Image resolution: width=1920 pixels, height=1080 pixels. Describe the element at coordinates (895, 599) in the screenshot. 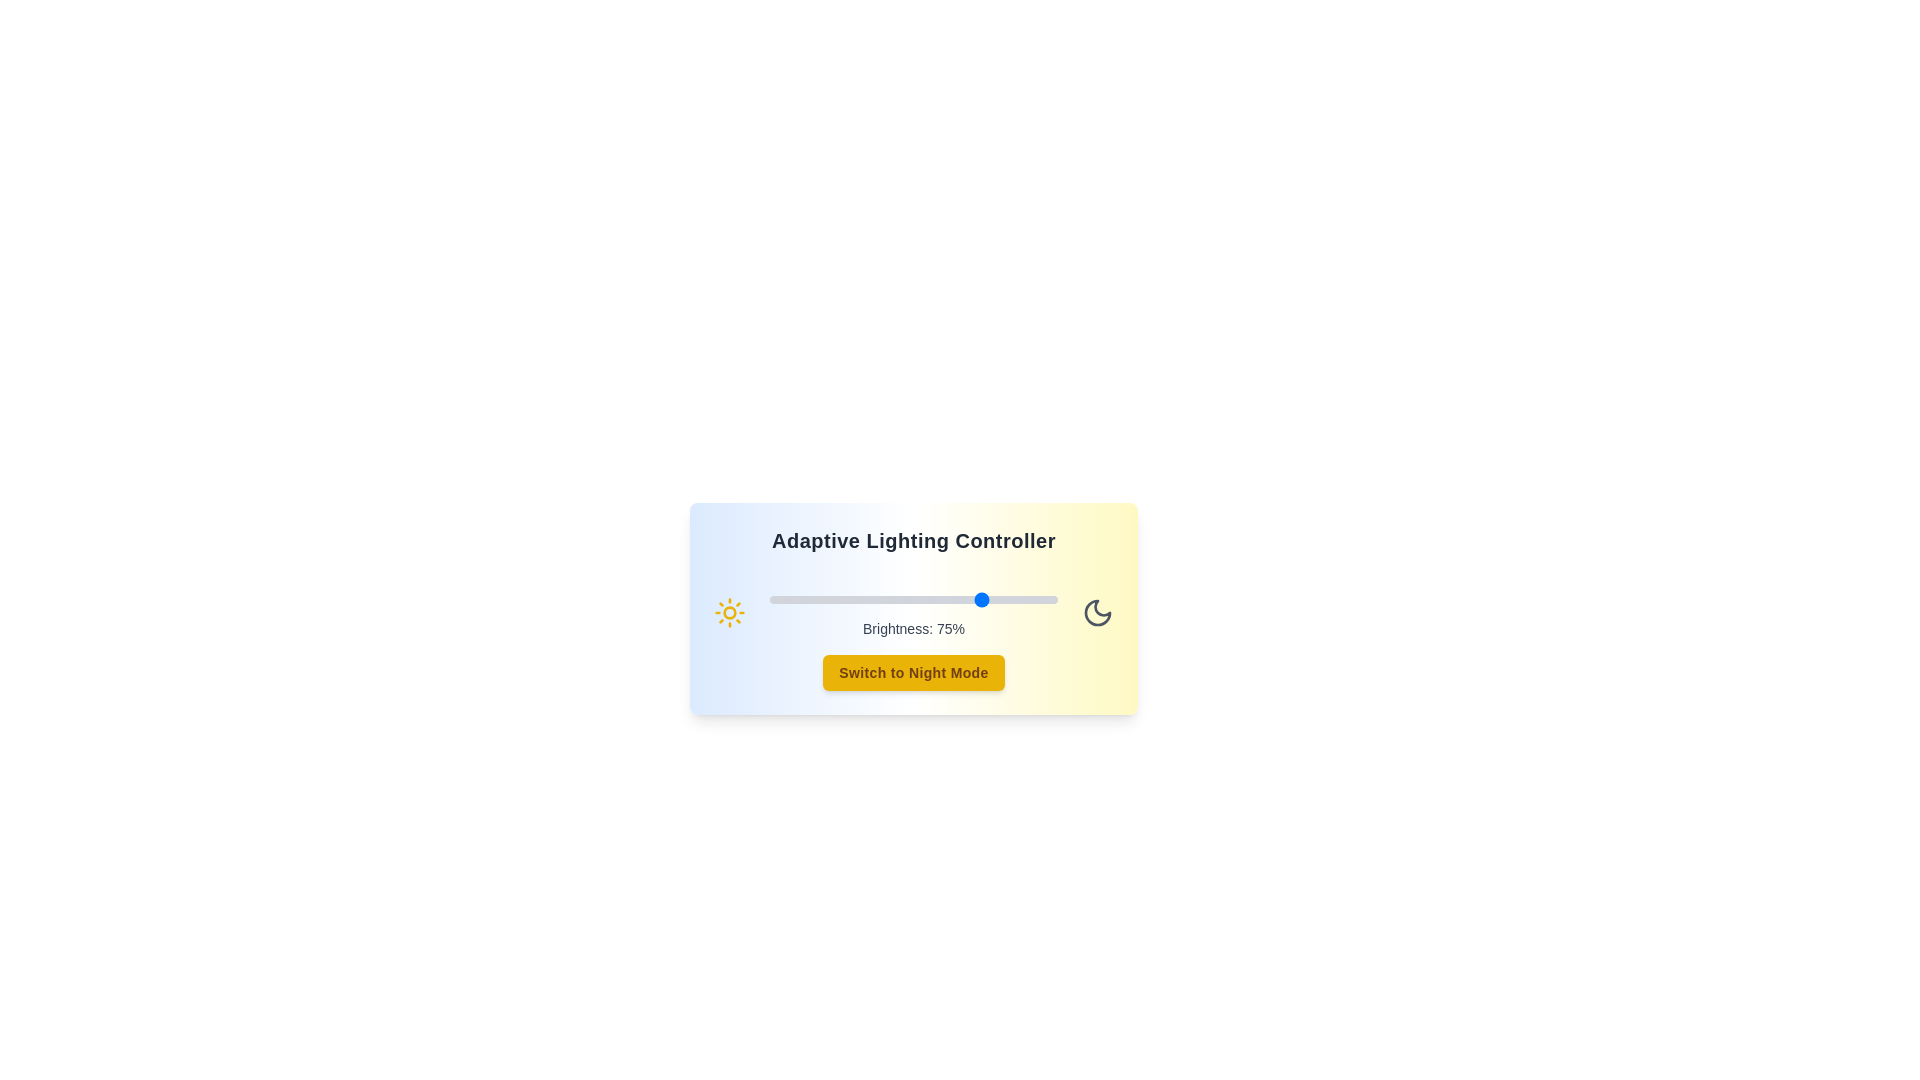

I see `the brightness level` at that location.